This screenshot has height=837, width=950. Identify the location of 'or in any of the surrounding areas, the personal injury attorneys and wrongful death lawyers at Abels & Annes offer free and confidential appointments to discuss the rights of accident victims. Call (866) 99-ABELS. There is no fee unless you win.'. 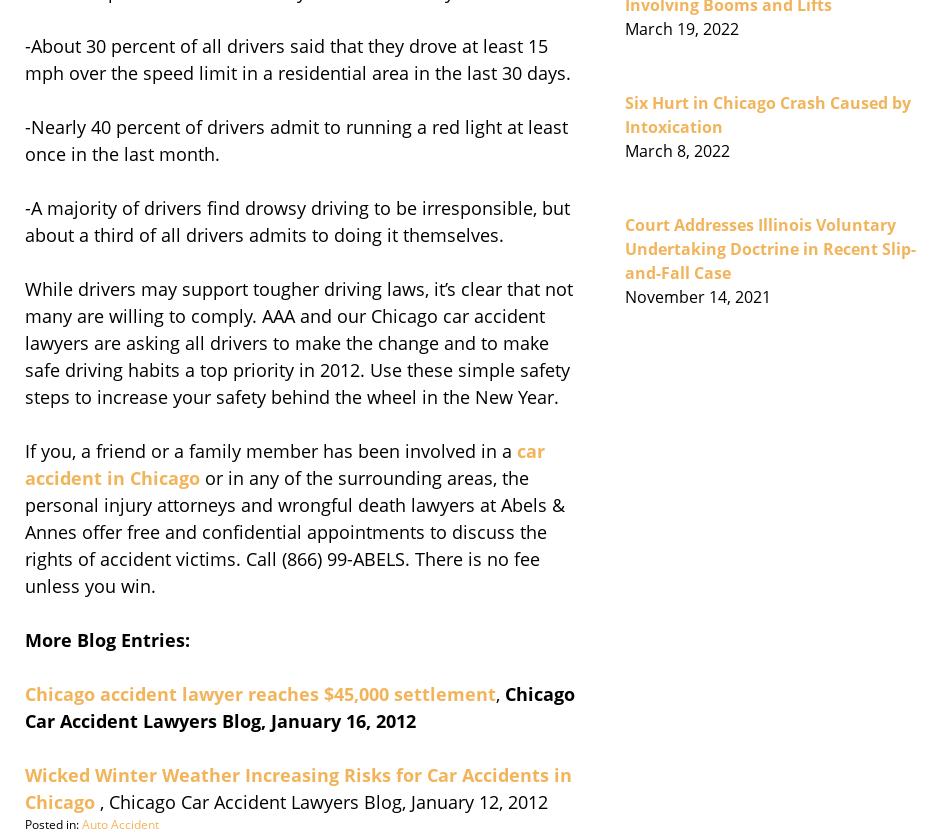
(293, 529).